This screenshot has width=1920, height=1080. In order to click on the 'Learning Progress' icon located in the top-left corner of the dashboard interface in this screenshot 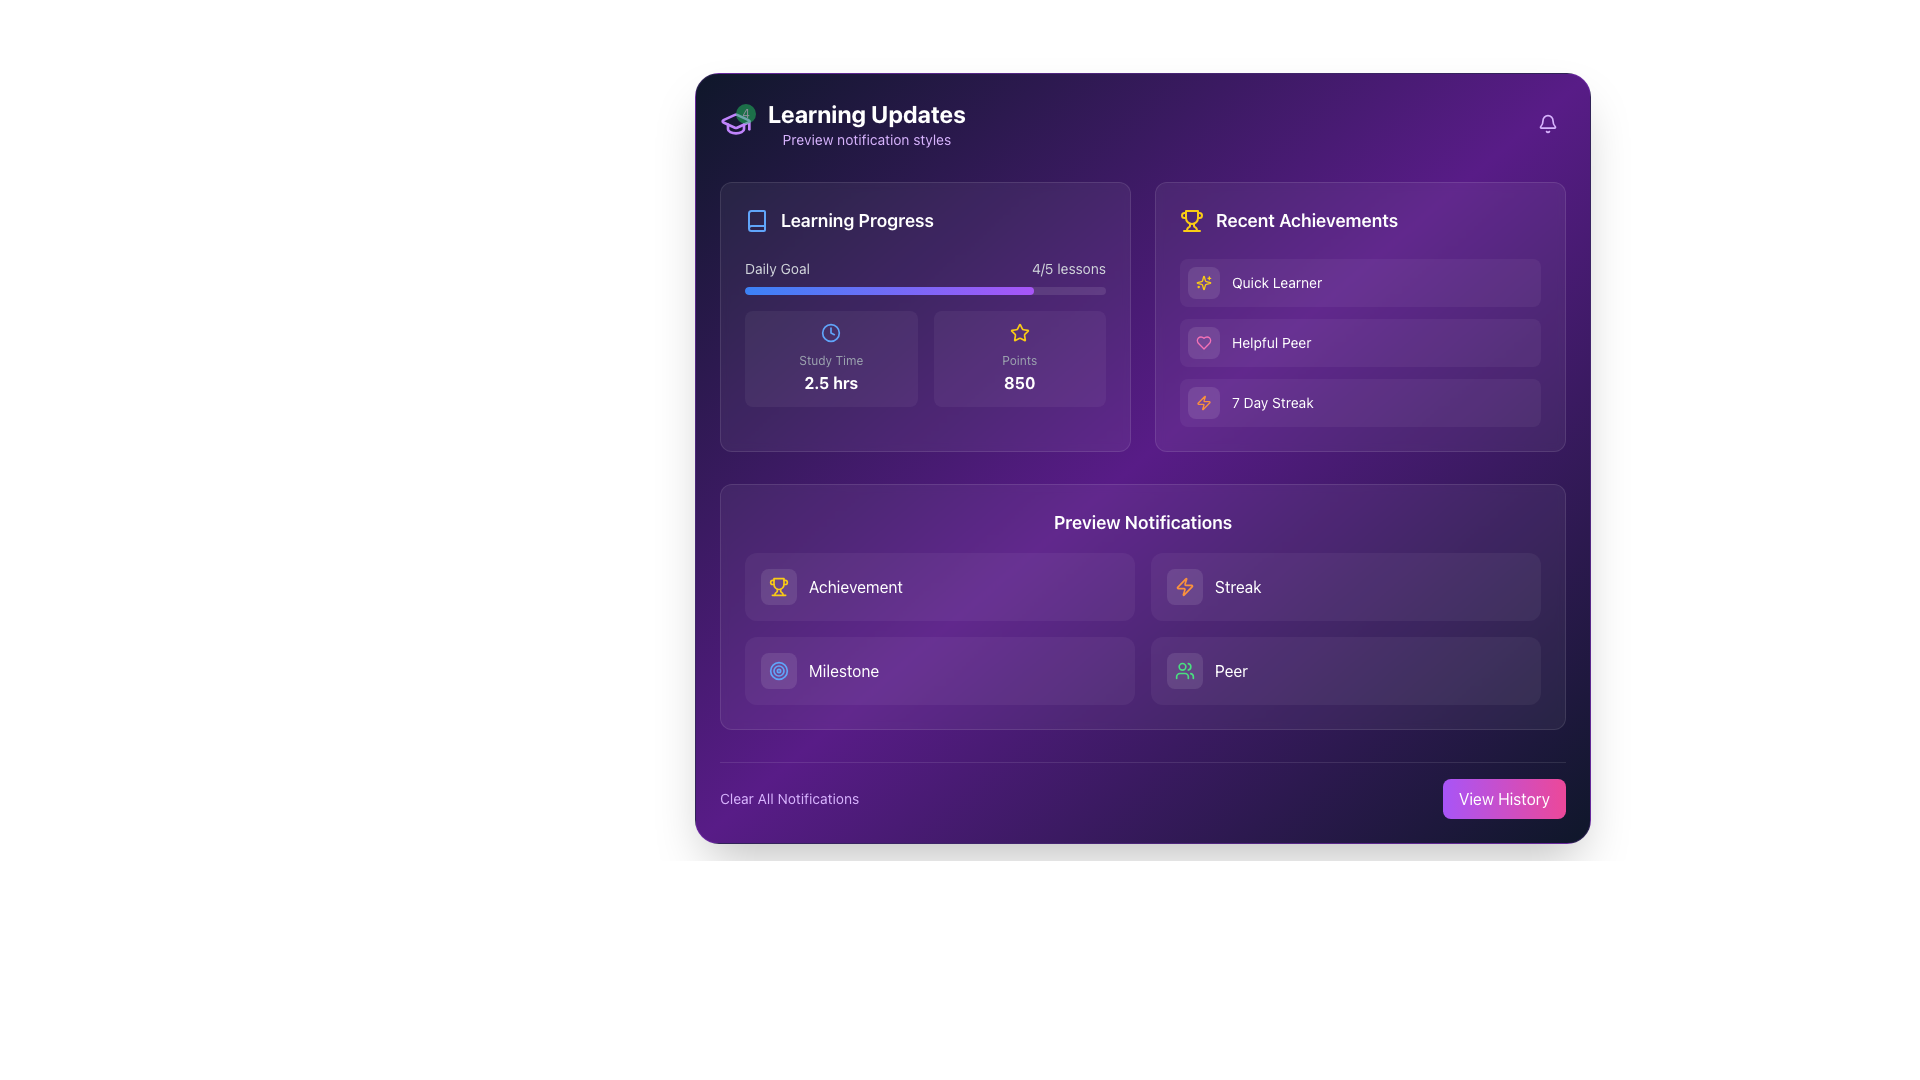, I will do `click(756, 220)`.